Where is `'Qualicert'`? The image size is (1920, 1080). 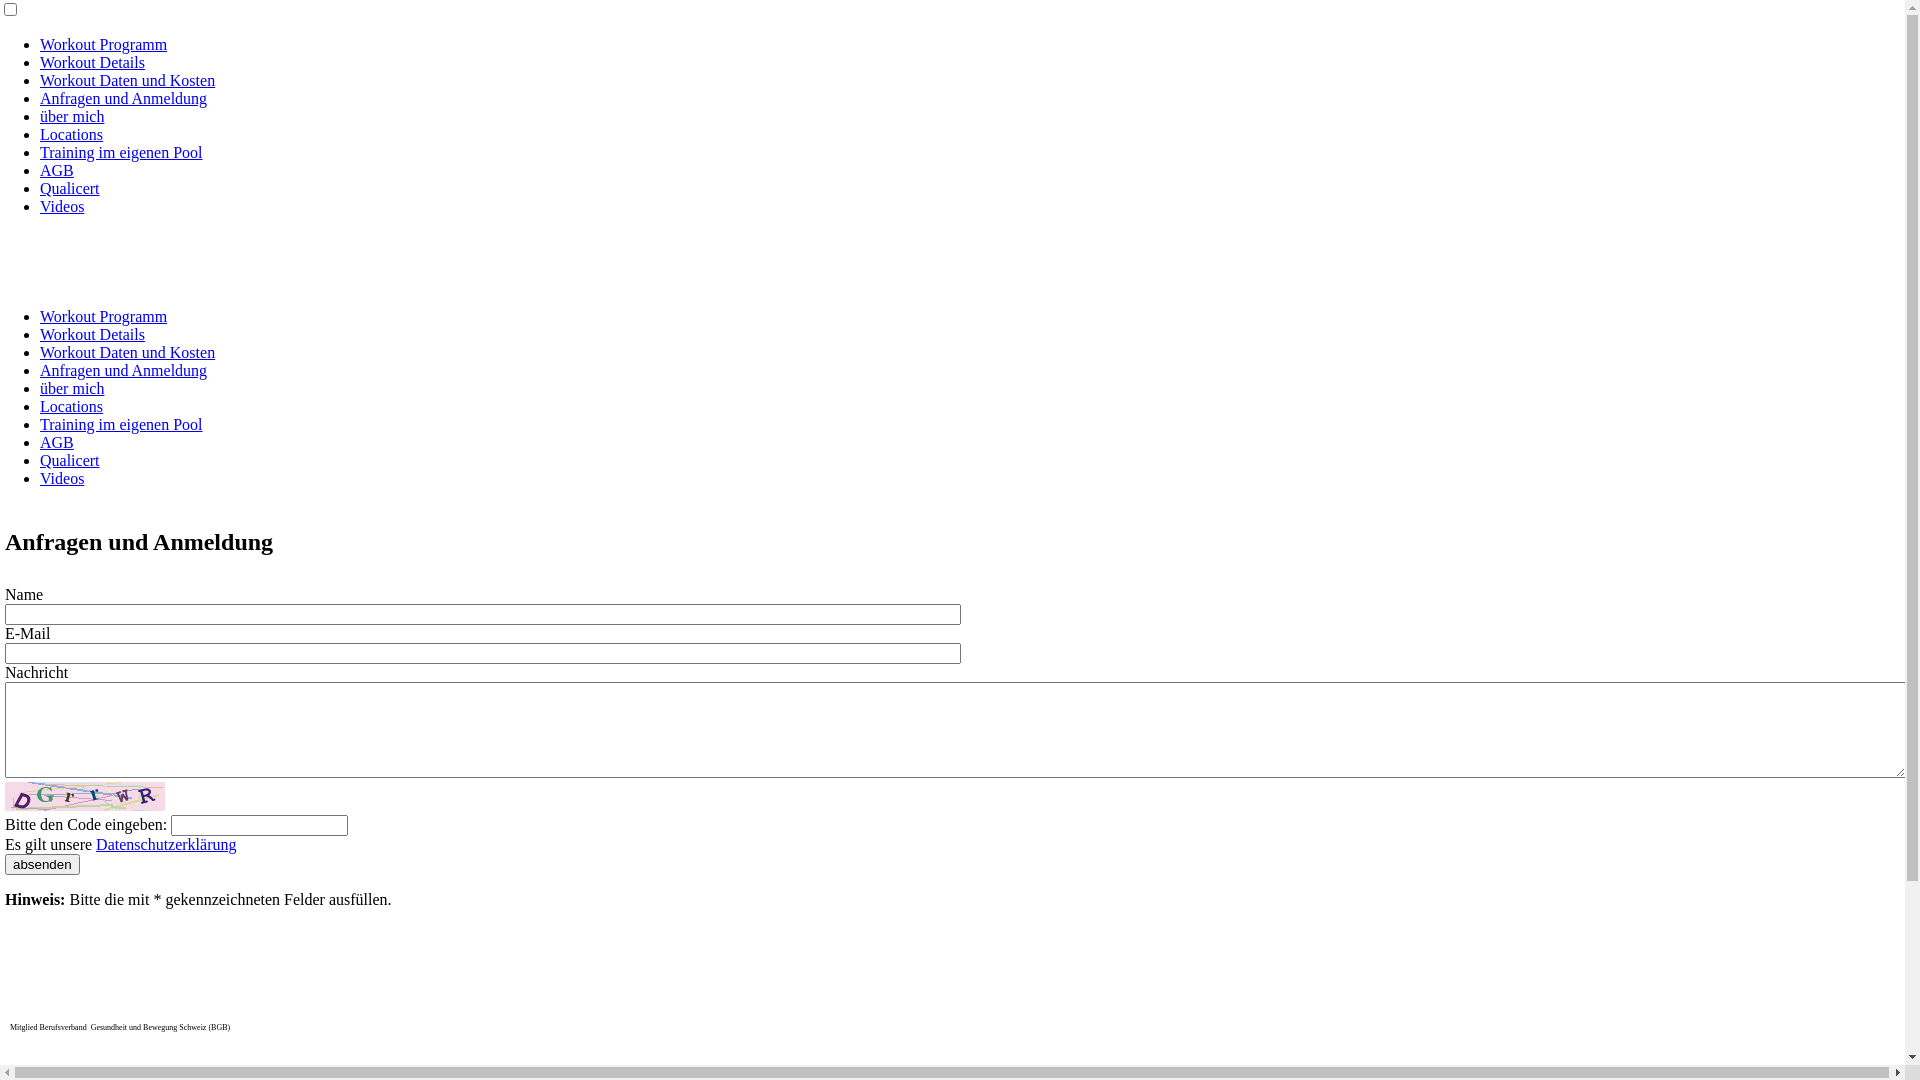 'Qualicert' is located at coordinates (70, 460).